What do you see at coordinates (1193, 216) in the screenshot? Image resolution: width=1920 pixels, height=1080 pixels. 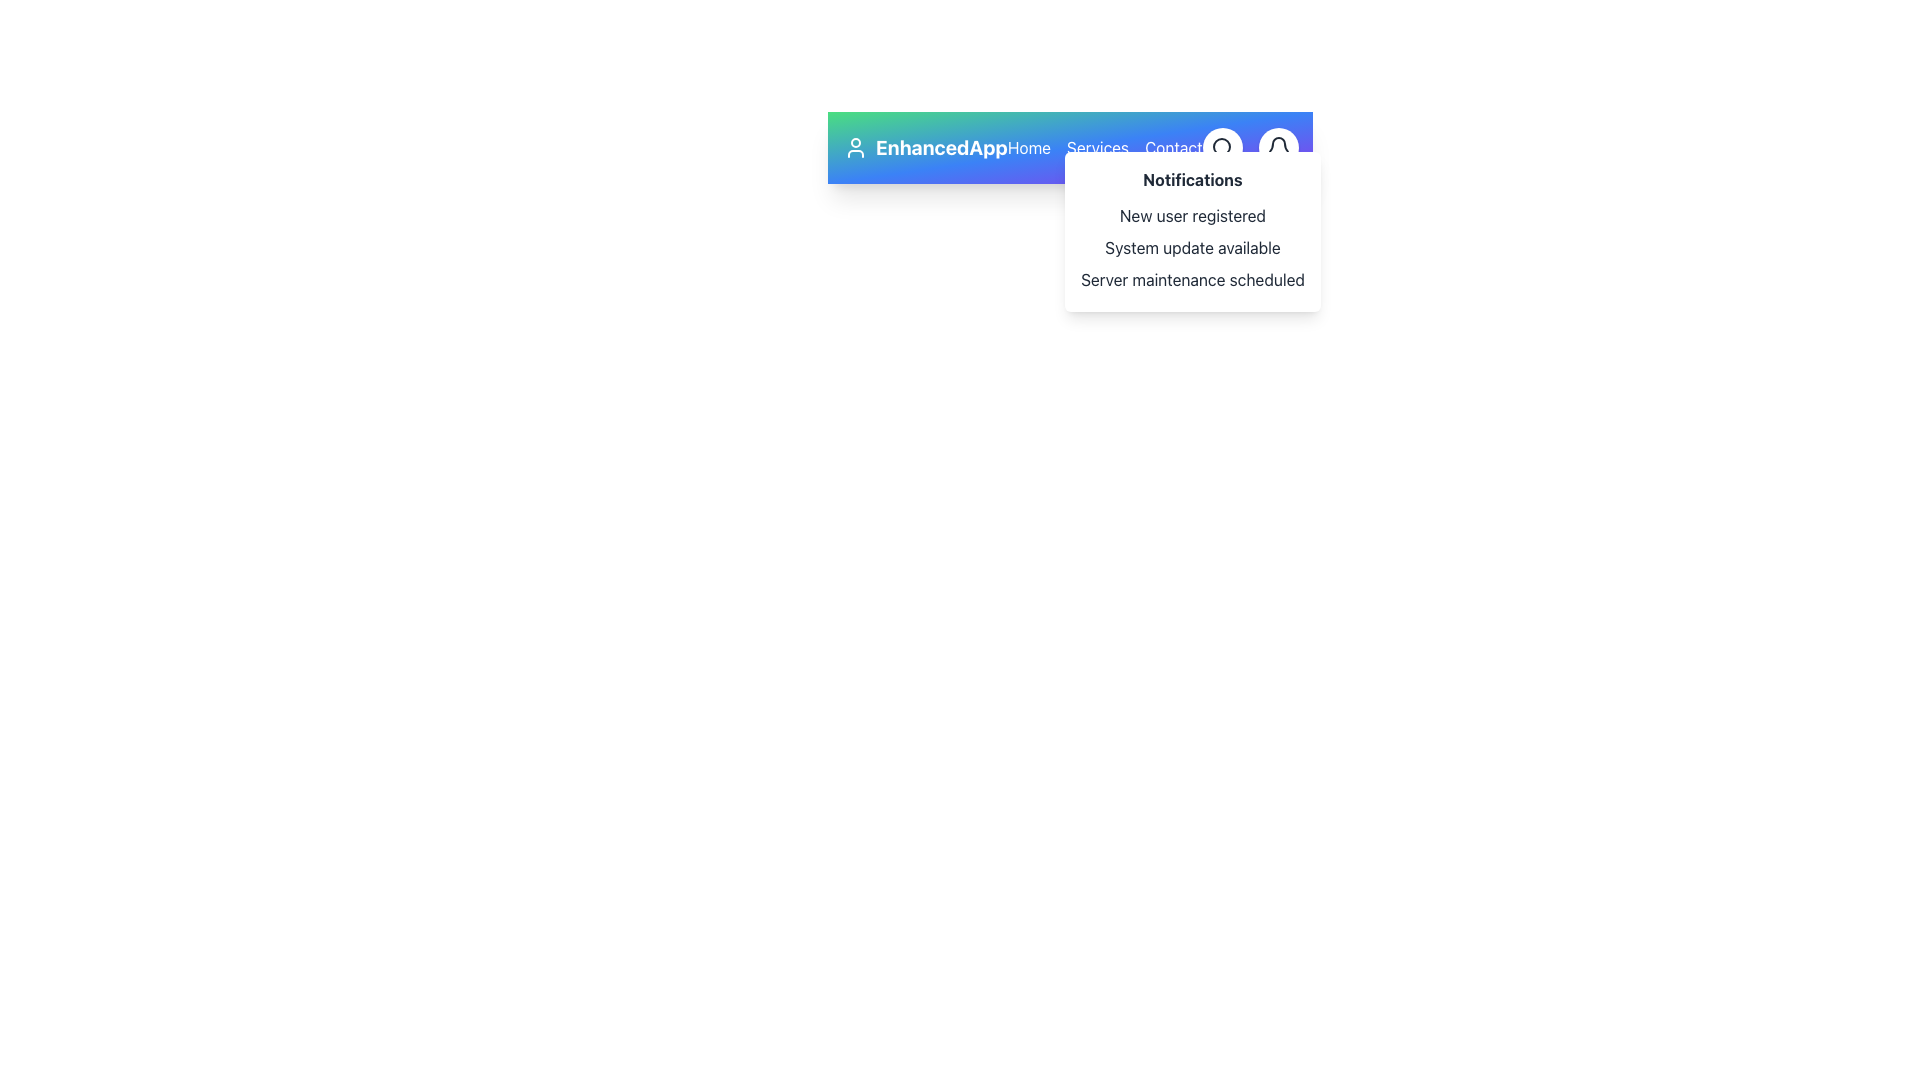 I see `the text label that informs the user of the registration of a new user, located in the dropdown element to the right side of the navigation bar` at bounding box center [1193, 216].